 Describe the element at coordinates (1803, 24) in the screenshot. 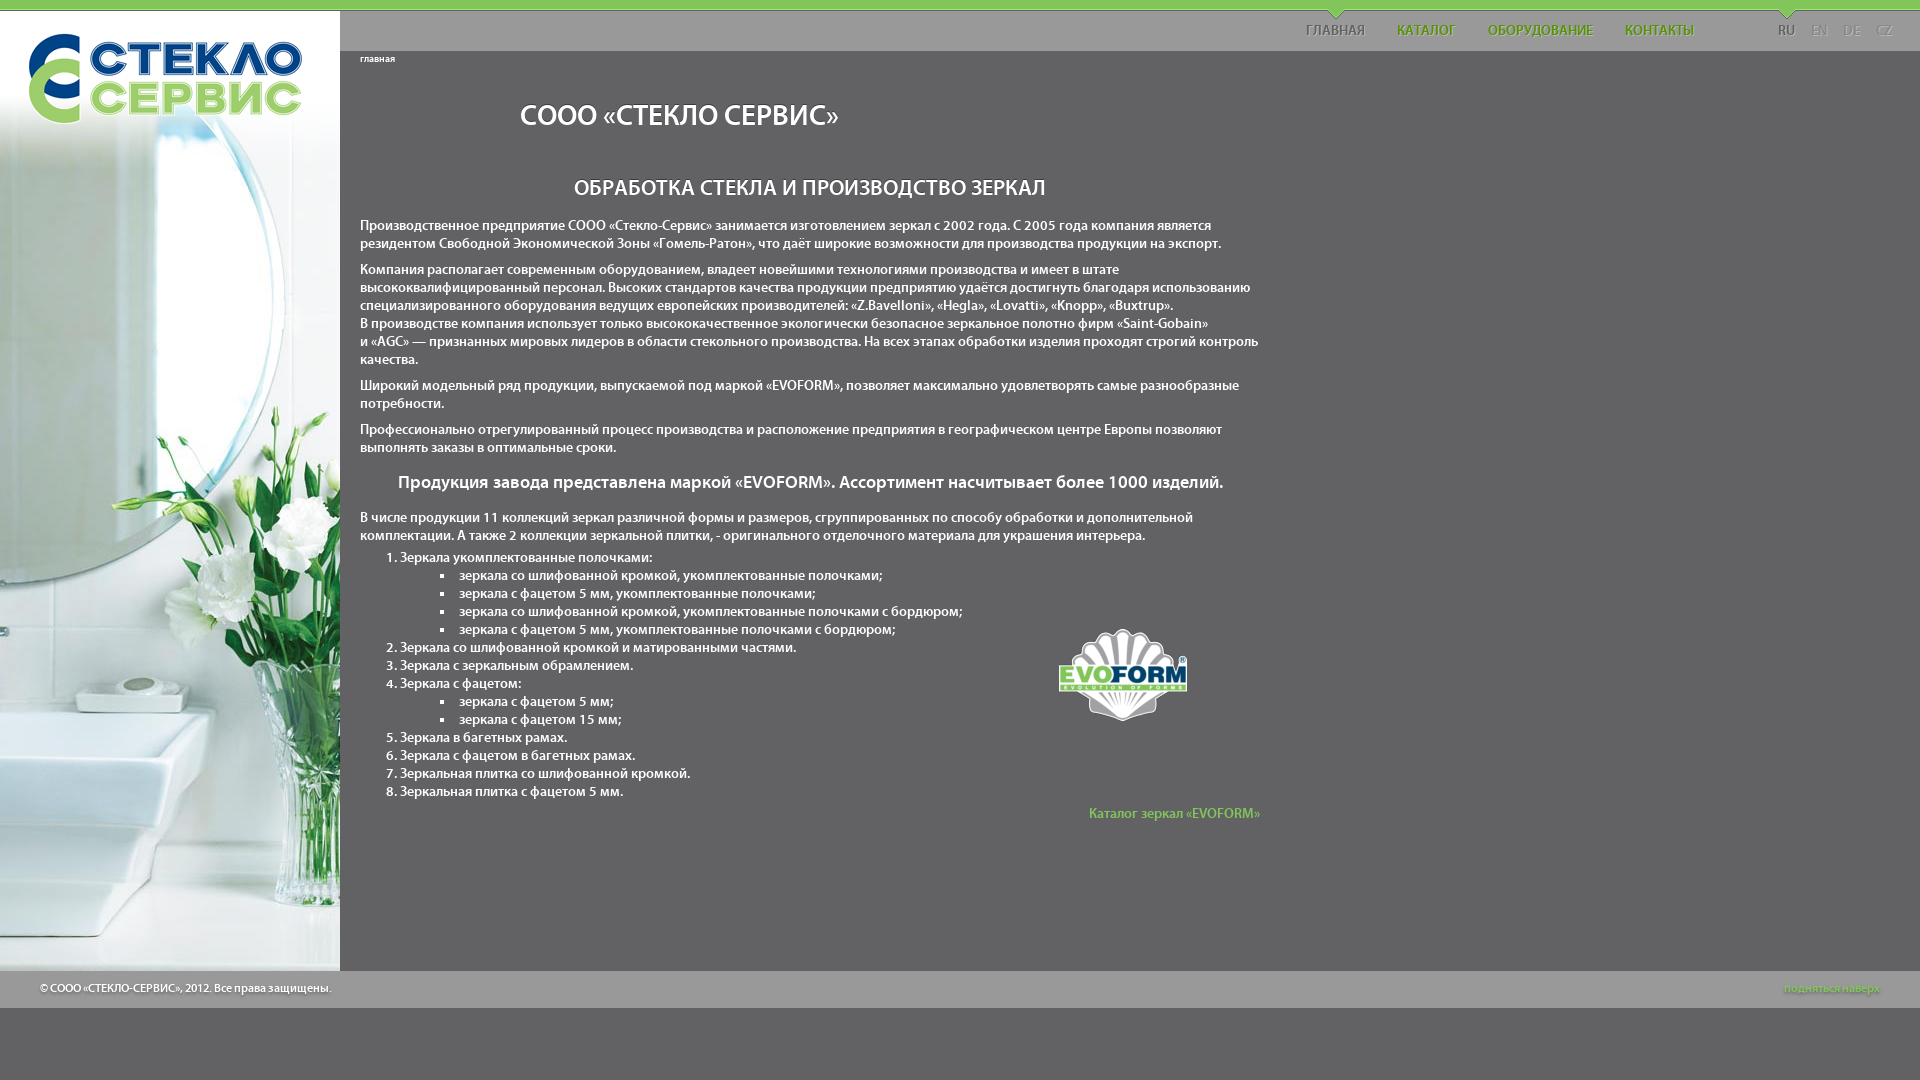

I see `'EN'` at that location.